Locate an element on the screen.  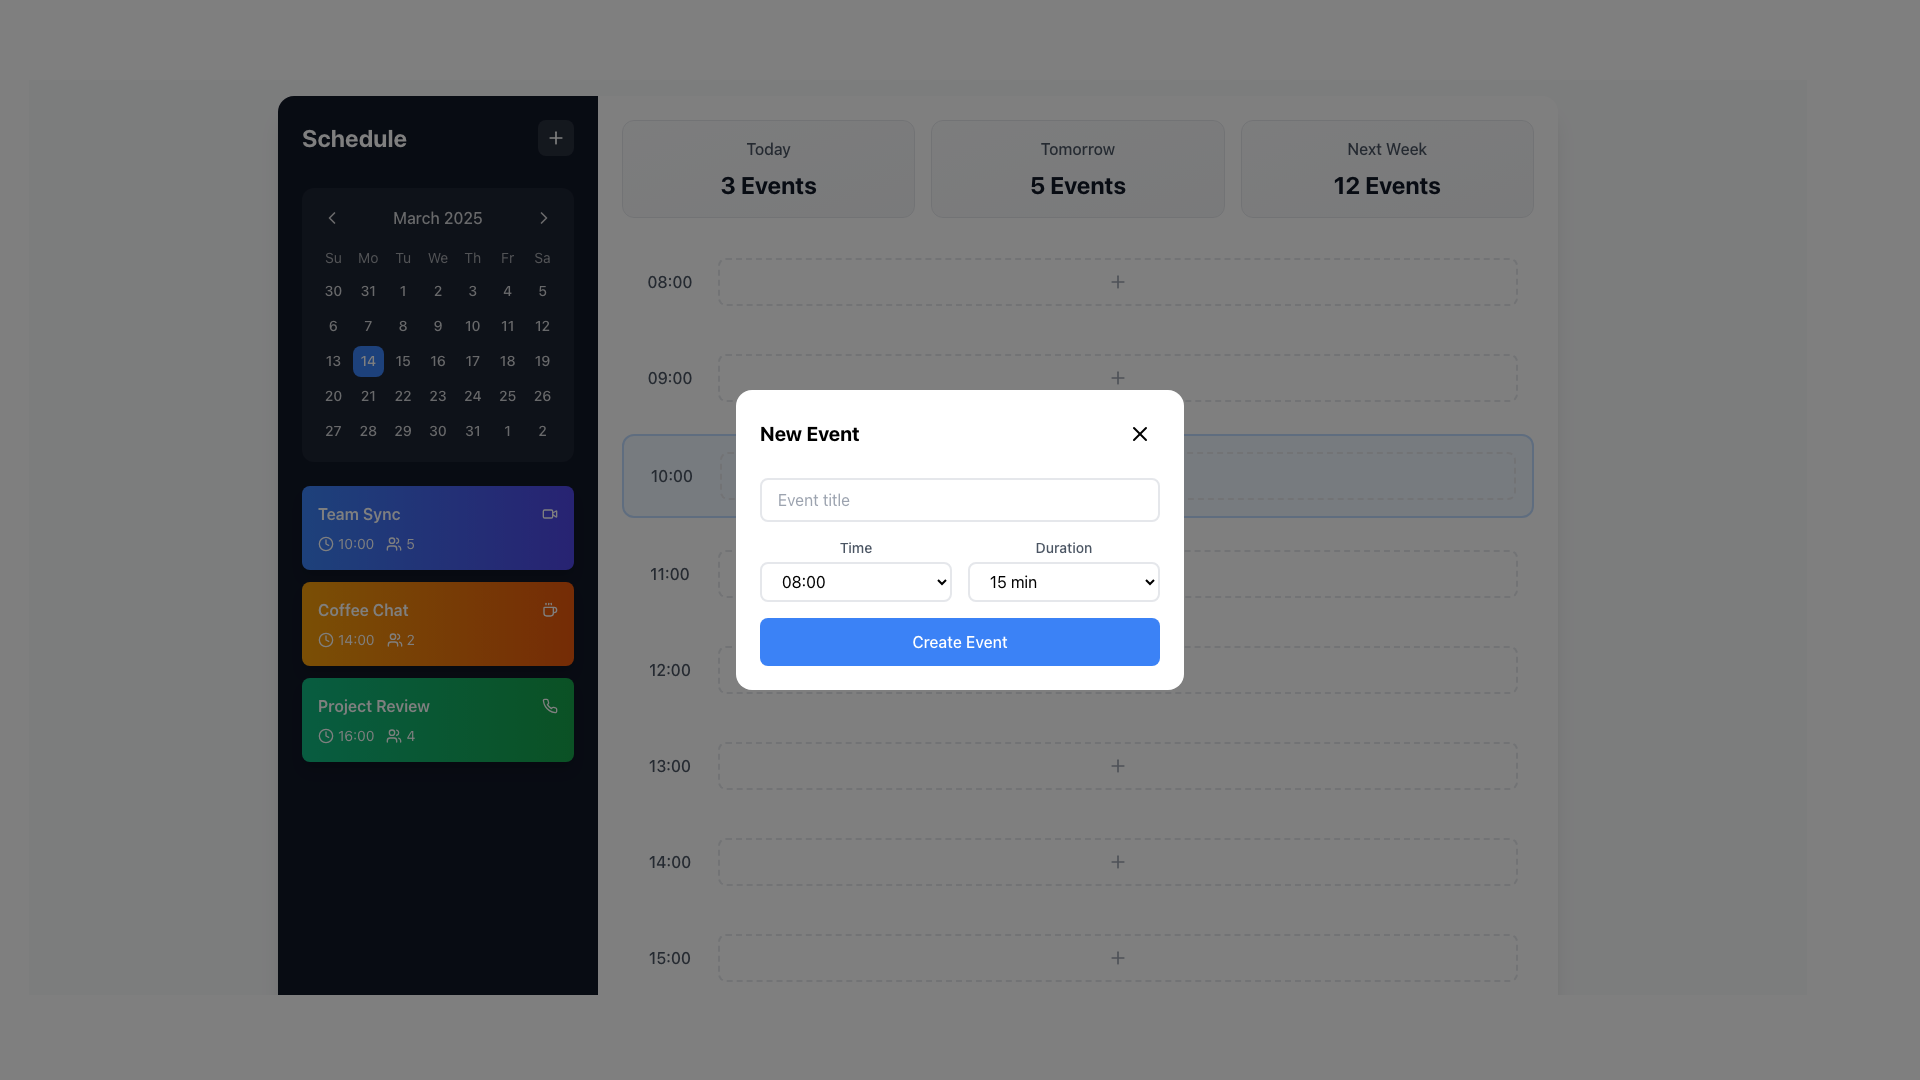
the close button located at the upper-right corner of the 'New Event' modal dialog is located at coordinates (1140, 433).